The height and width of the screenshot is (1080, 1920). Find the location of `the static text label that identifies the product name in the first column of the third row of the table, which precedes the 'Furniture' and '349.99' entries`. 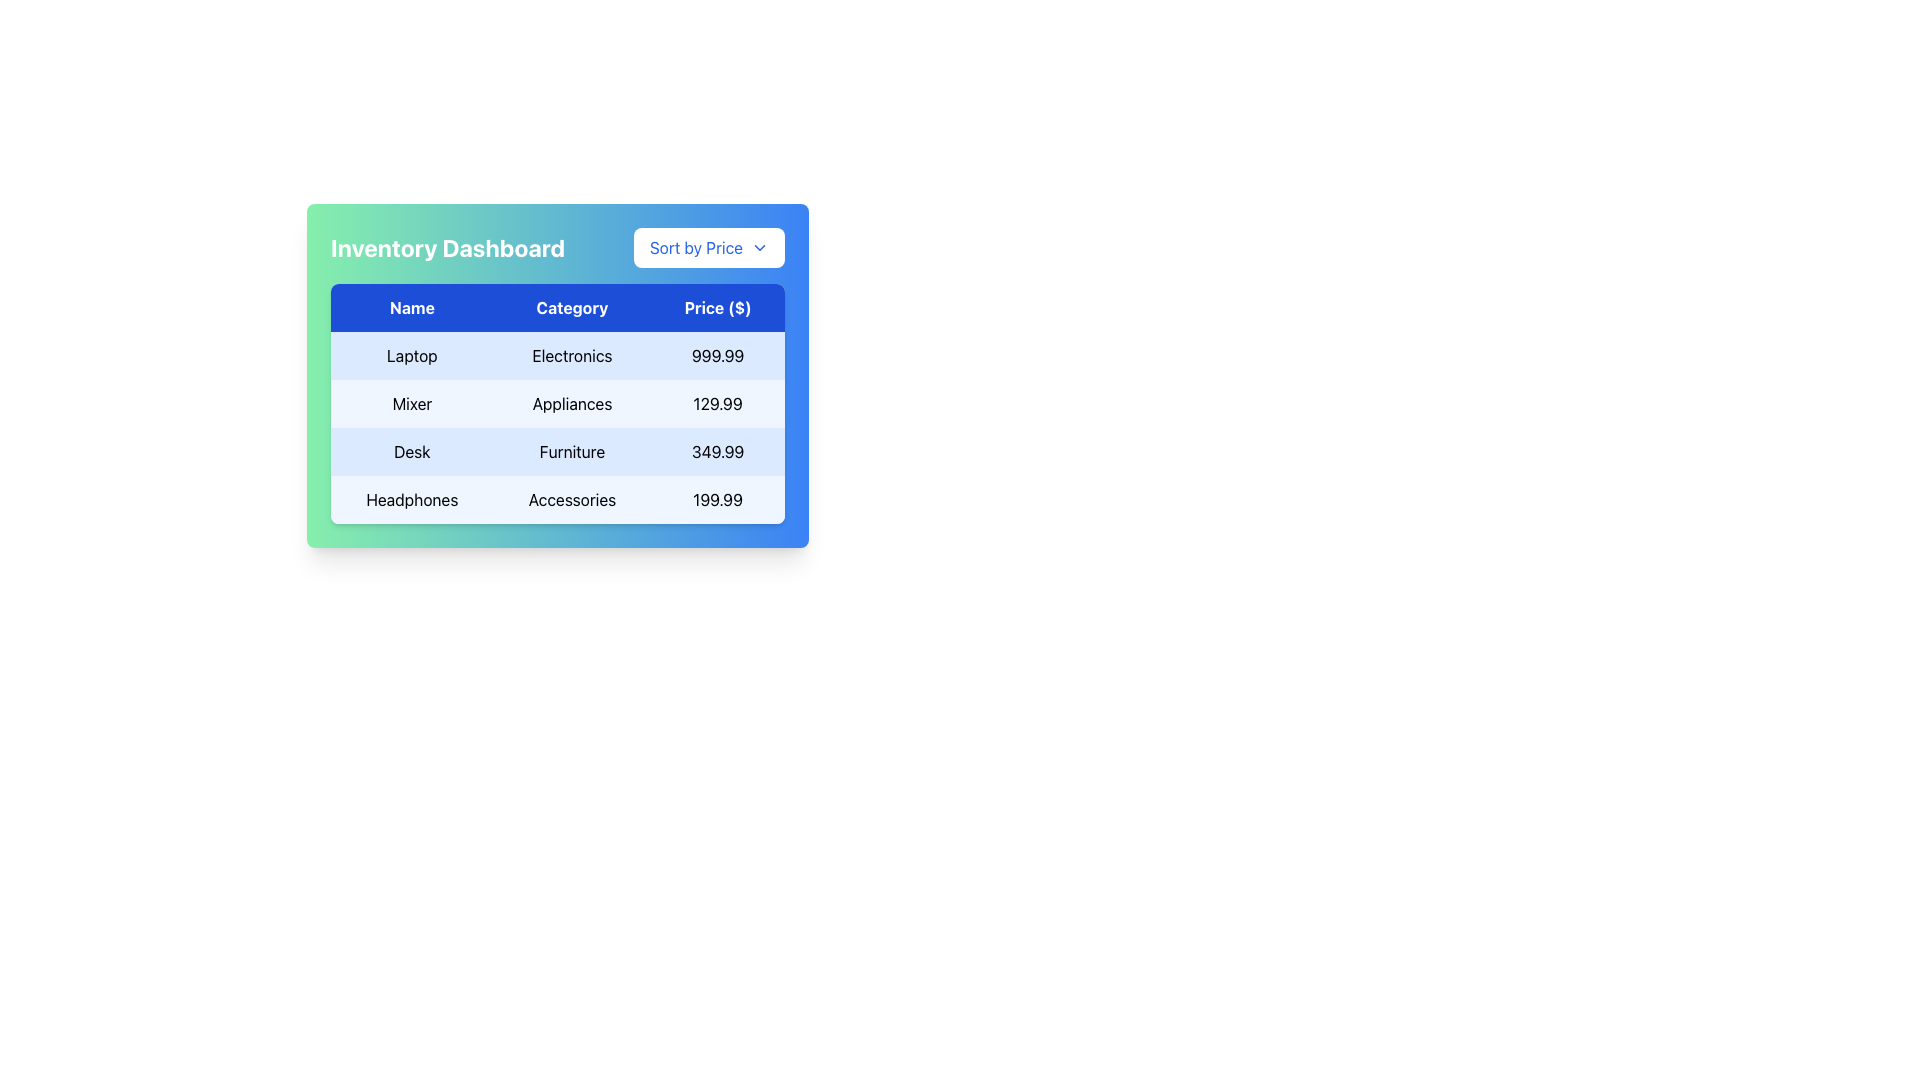

the static text label that identifies the product name in the first column of the third row of the table, which precedes the 'Furniture' and '349.99' entries is located at coordinates (411, 451).